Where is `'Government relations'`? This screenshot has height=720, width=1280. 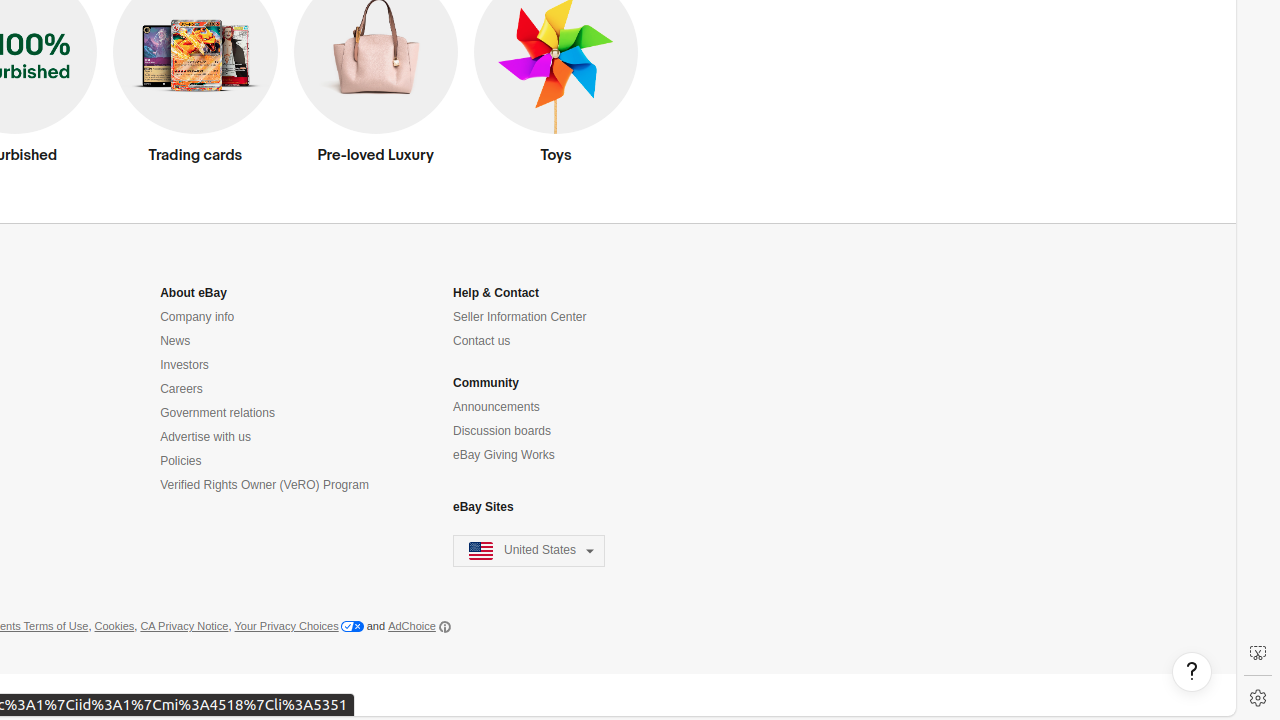 'Government relations' is located at coordinates (217, 412).